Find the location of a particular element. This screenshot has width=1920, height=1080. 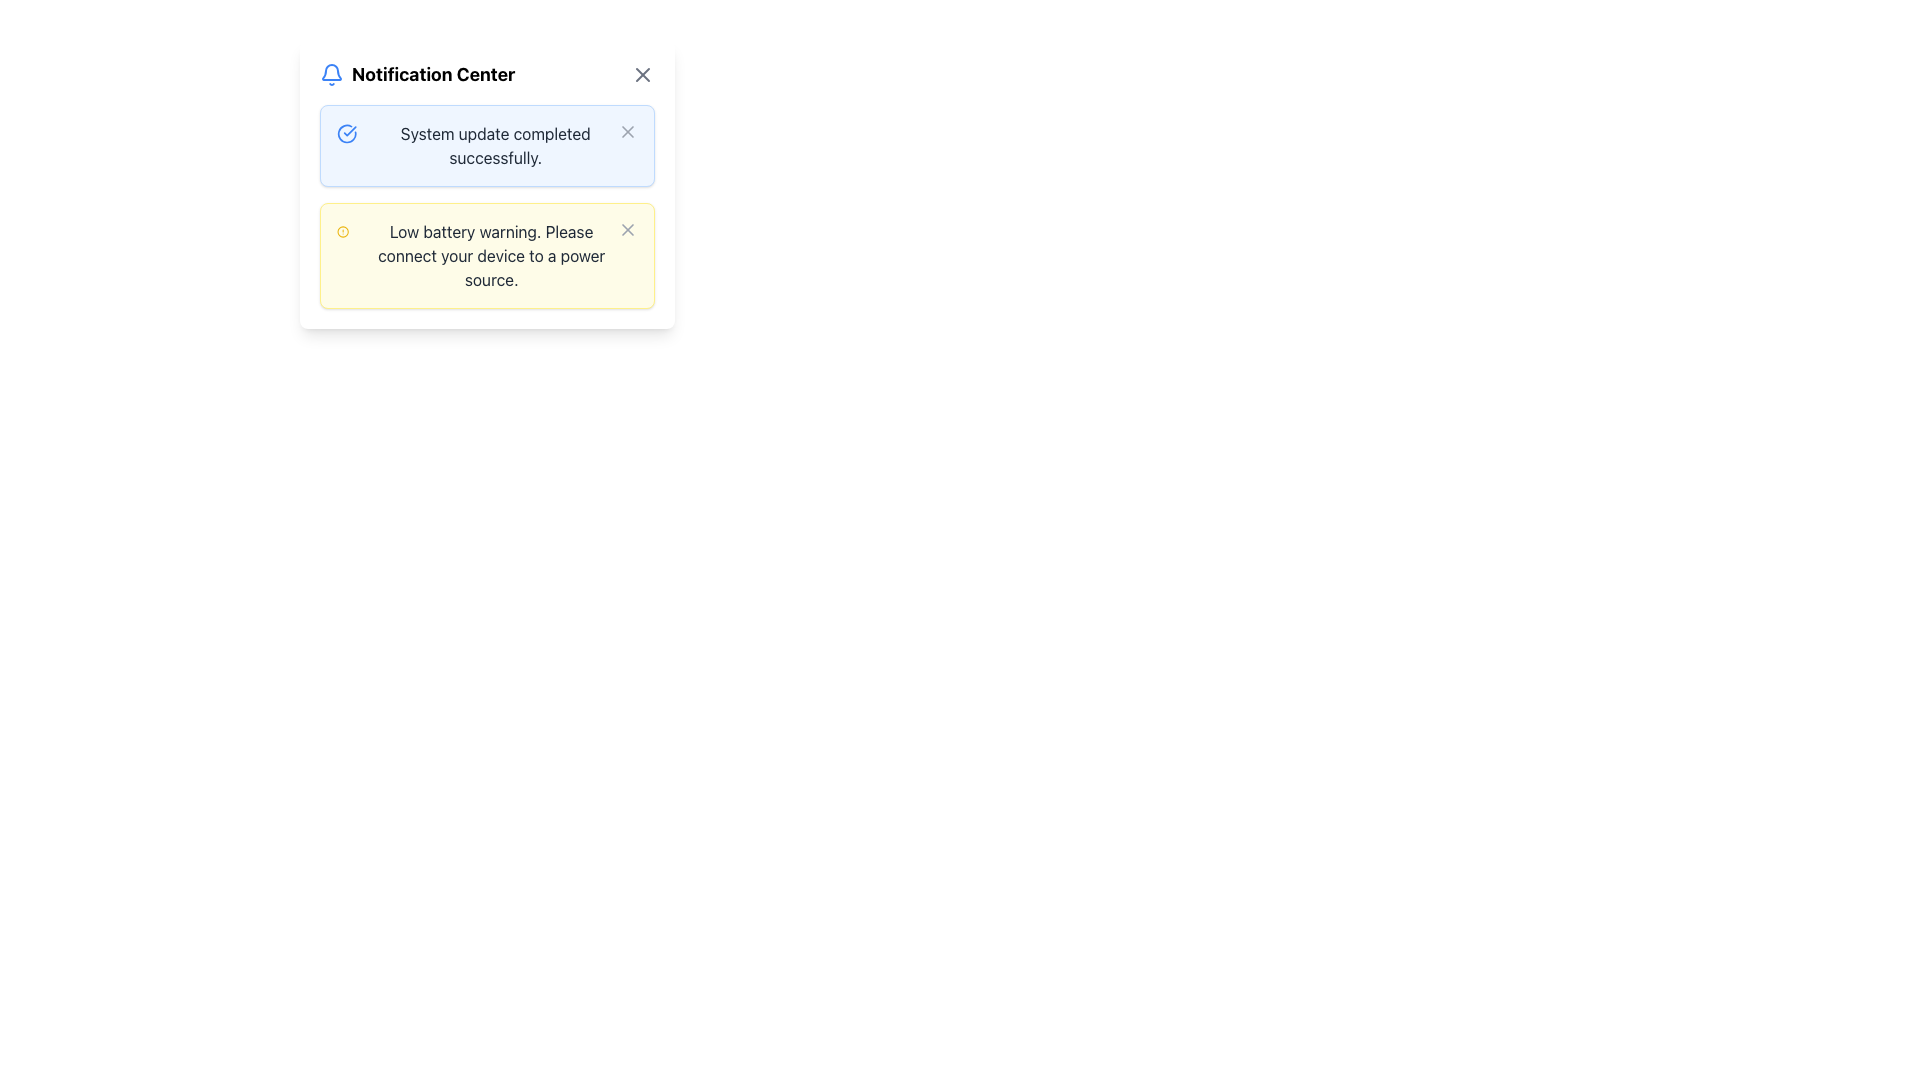

text-based notification stating 'Low battery warning. Please connect your device to a power source.' which is displayed in gray text aligned to the left inside the warning notification area is located at coordinates (491, 254).